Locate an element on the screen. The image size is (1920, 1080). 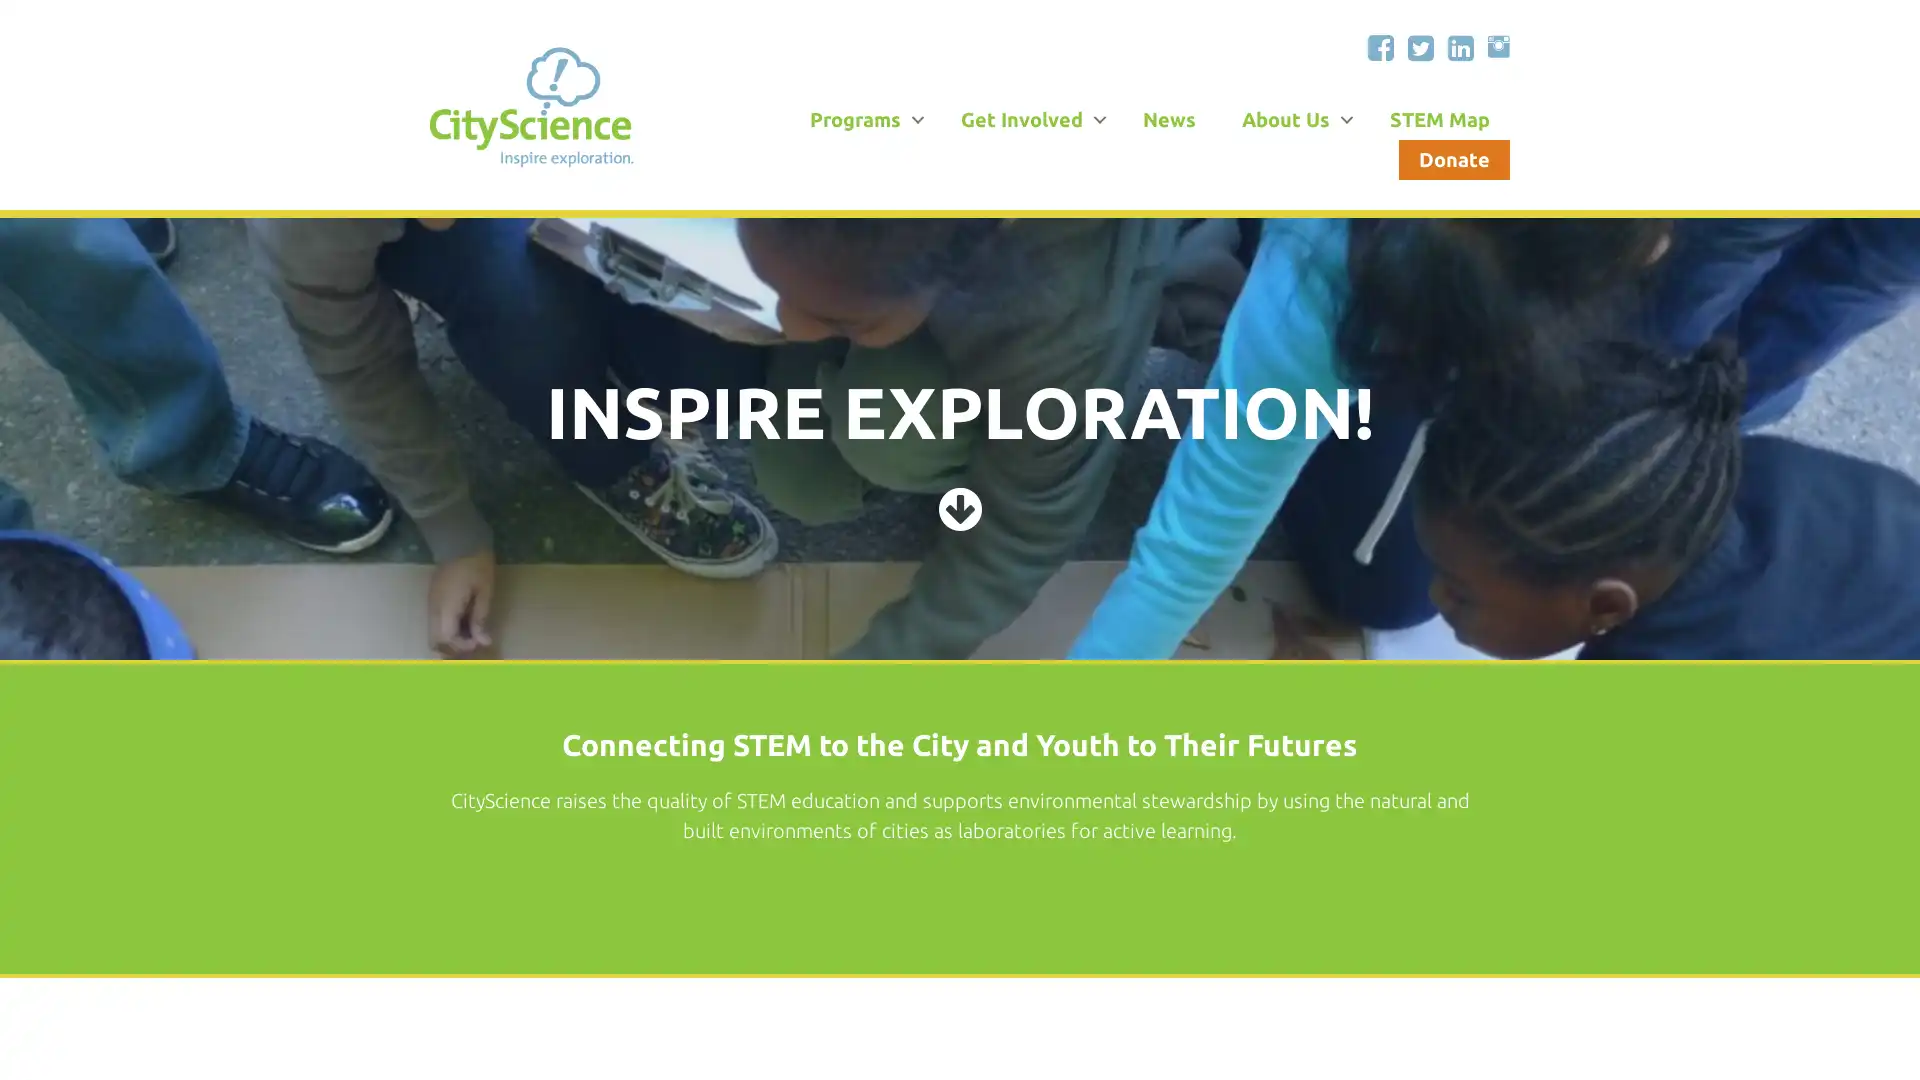
Volunteer With Us is located at coordinates (1088, 886).